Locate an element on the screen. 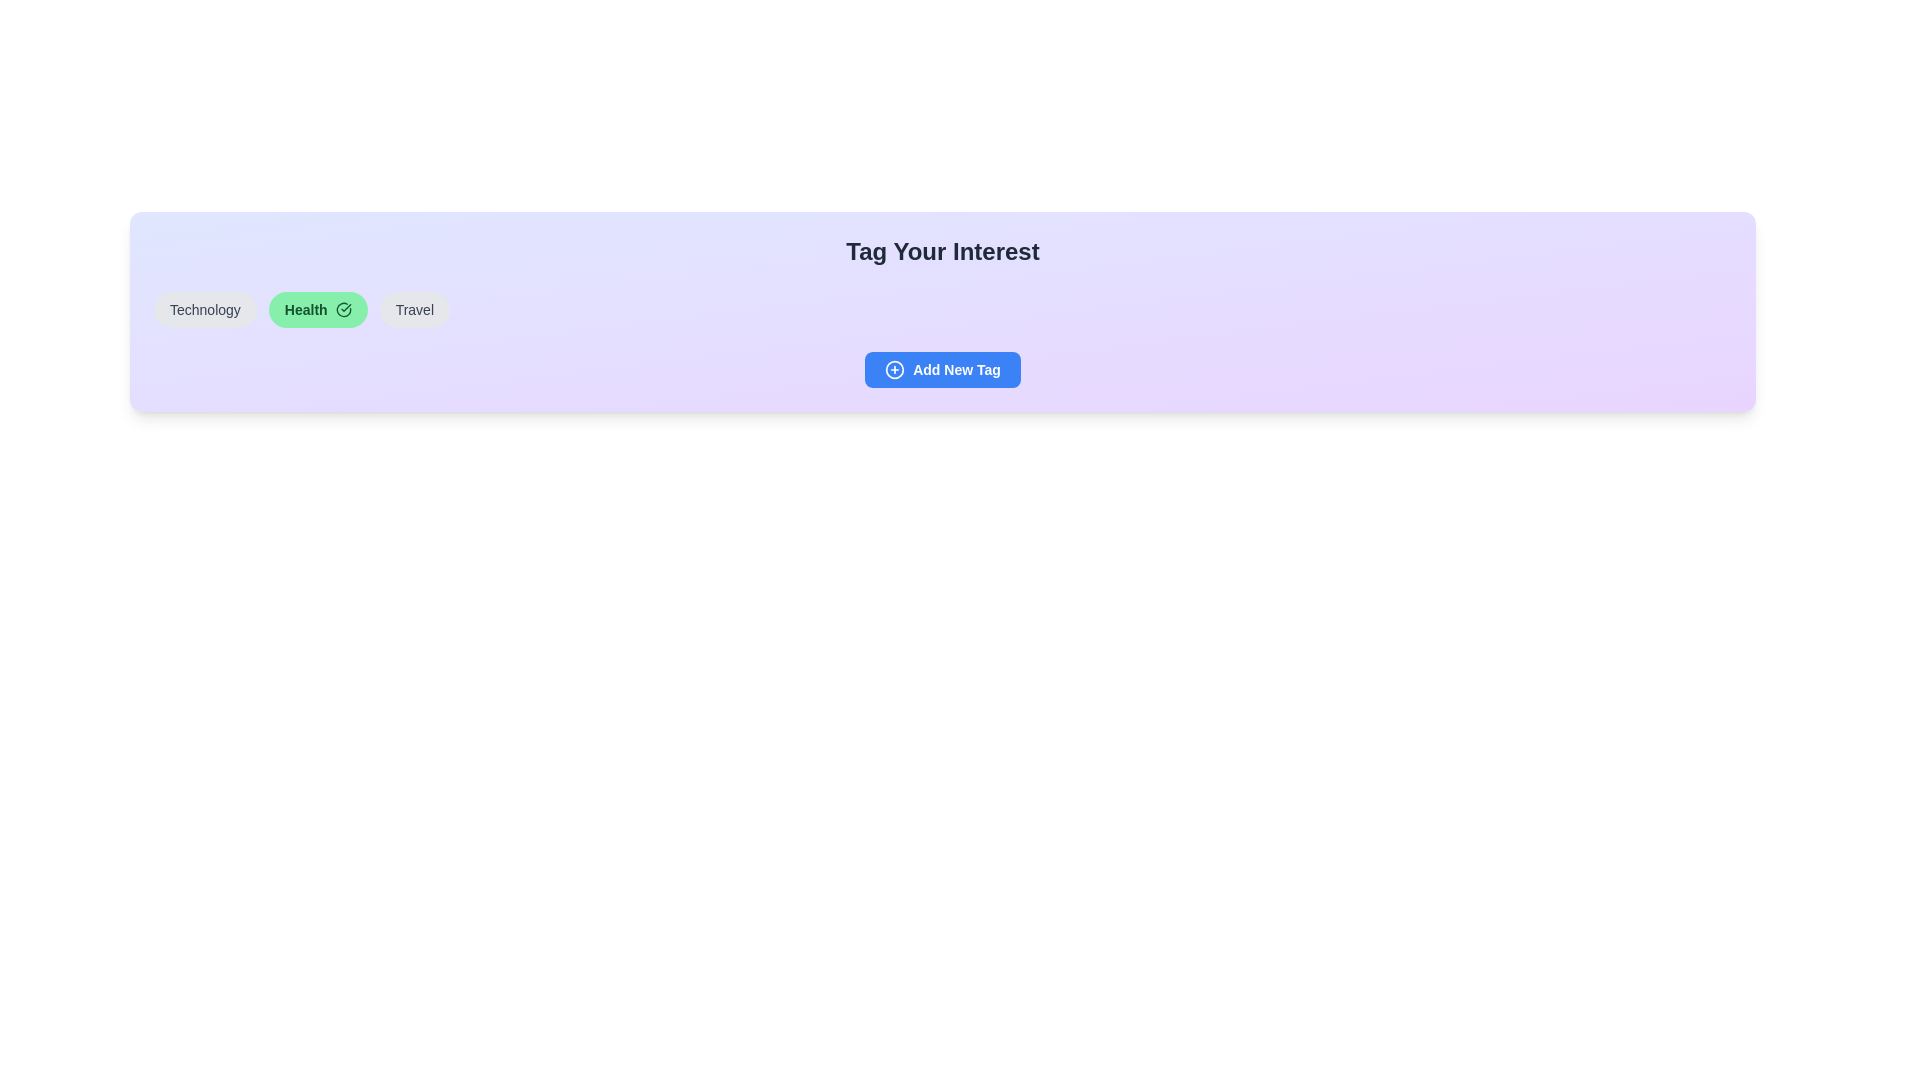 This screenshot has height=1080, width=1920. the button labeled 'Add New Tag' with a blue background and a '+' icon is located at coordinates (955, 370).